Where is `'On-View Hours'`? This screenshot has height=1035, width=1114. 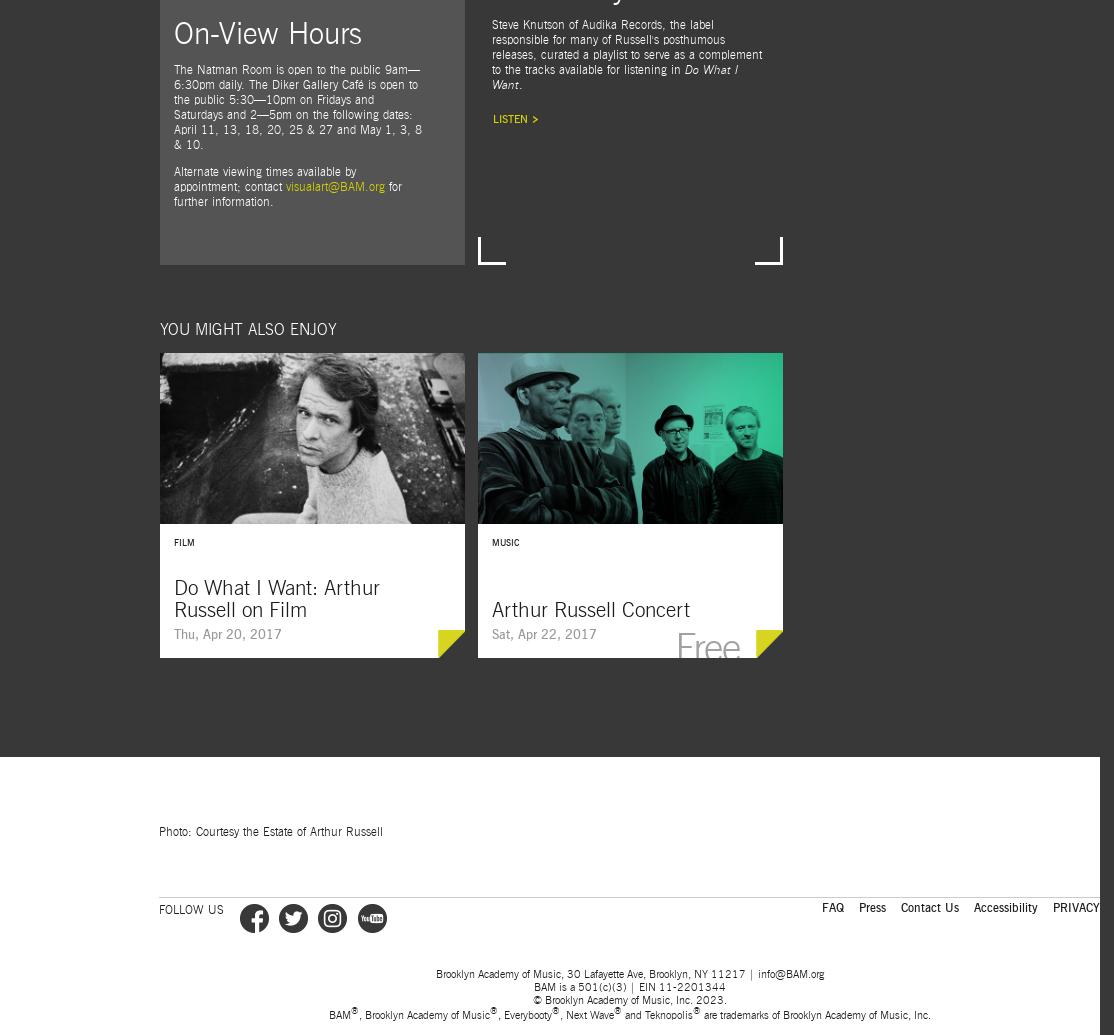 'On-View Hours' is located at coordinates (173, 34).